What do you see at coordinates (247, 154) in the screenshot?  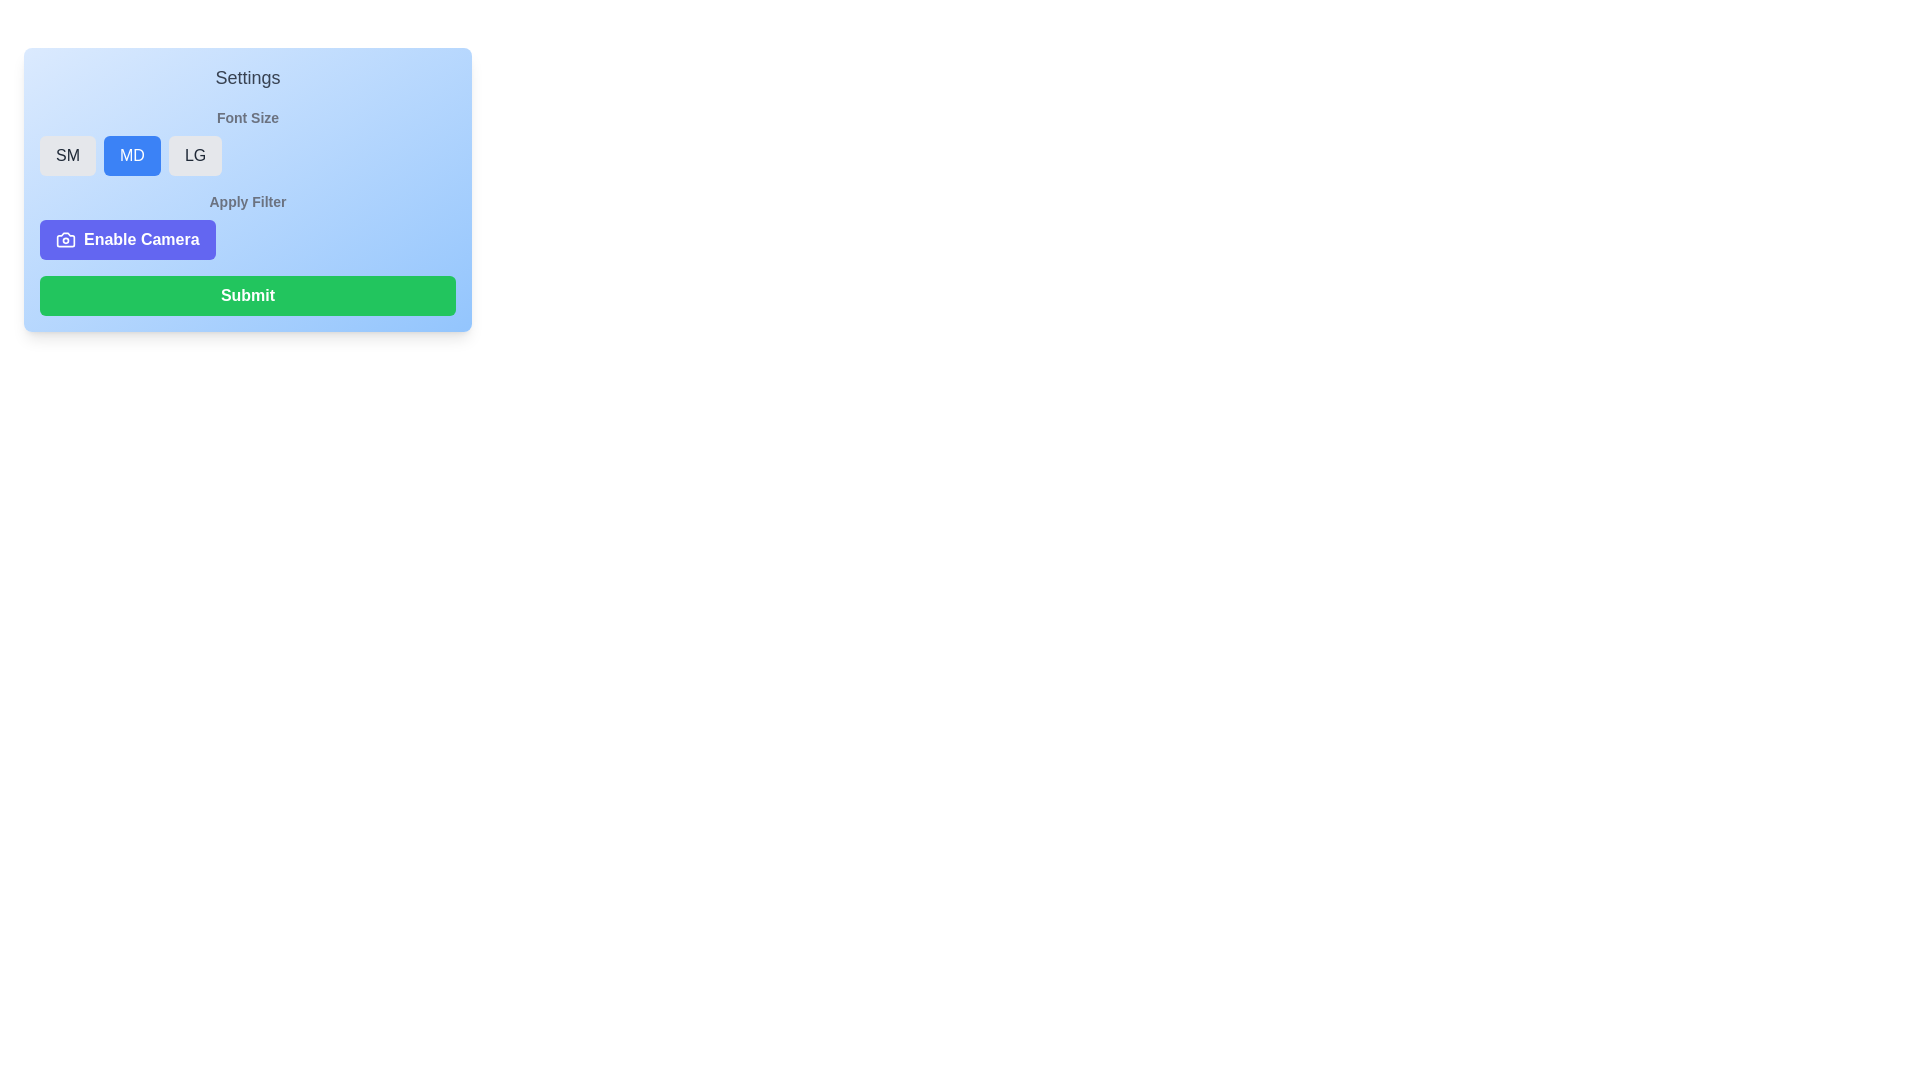 I see `the 'MD' button in the button group labeled 'SM', 'MD', and 'LG', which is highlighted in blue to indicate selection` at bounding box center [247, 154].